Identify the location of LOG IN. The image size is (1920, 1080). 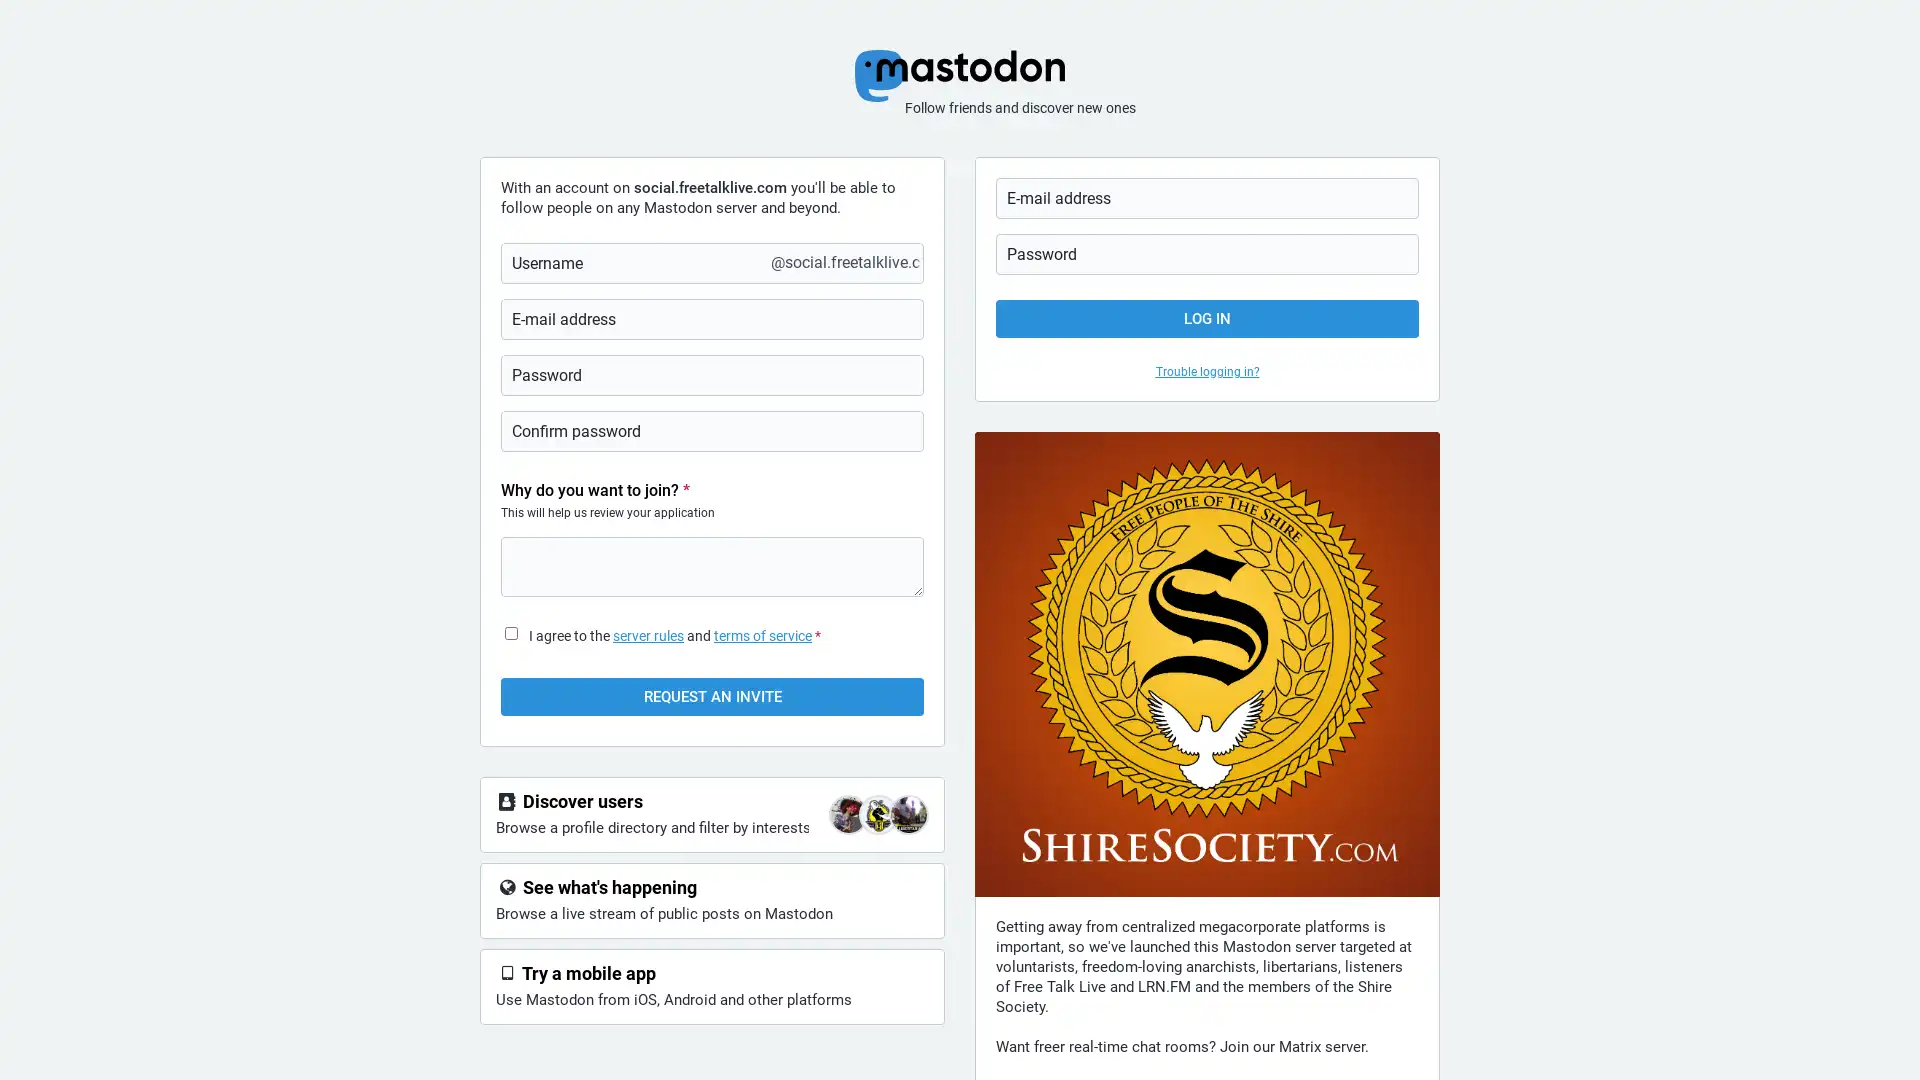
(1206, 318).